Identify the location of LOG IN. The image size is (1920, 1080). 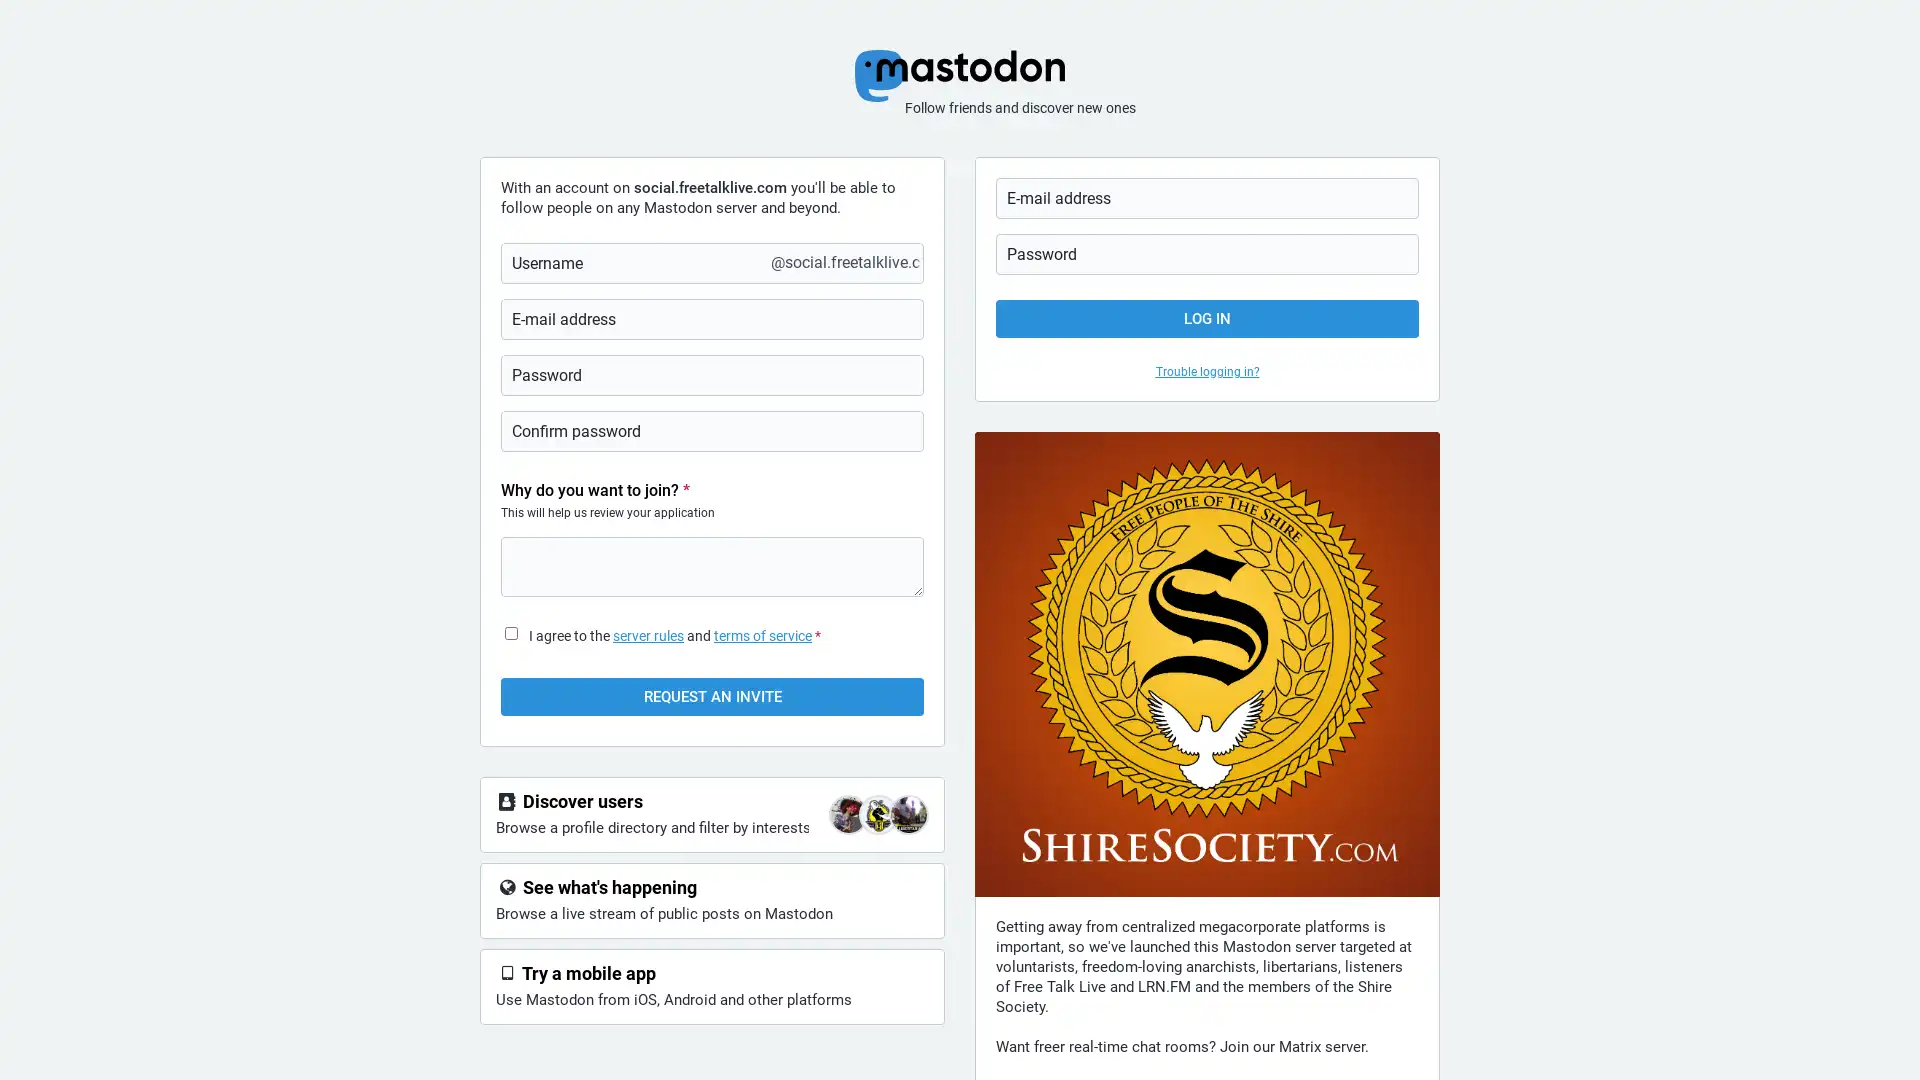
(1206, 318).